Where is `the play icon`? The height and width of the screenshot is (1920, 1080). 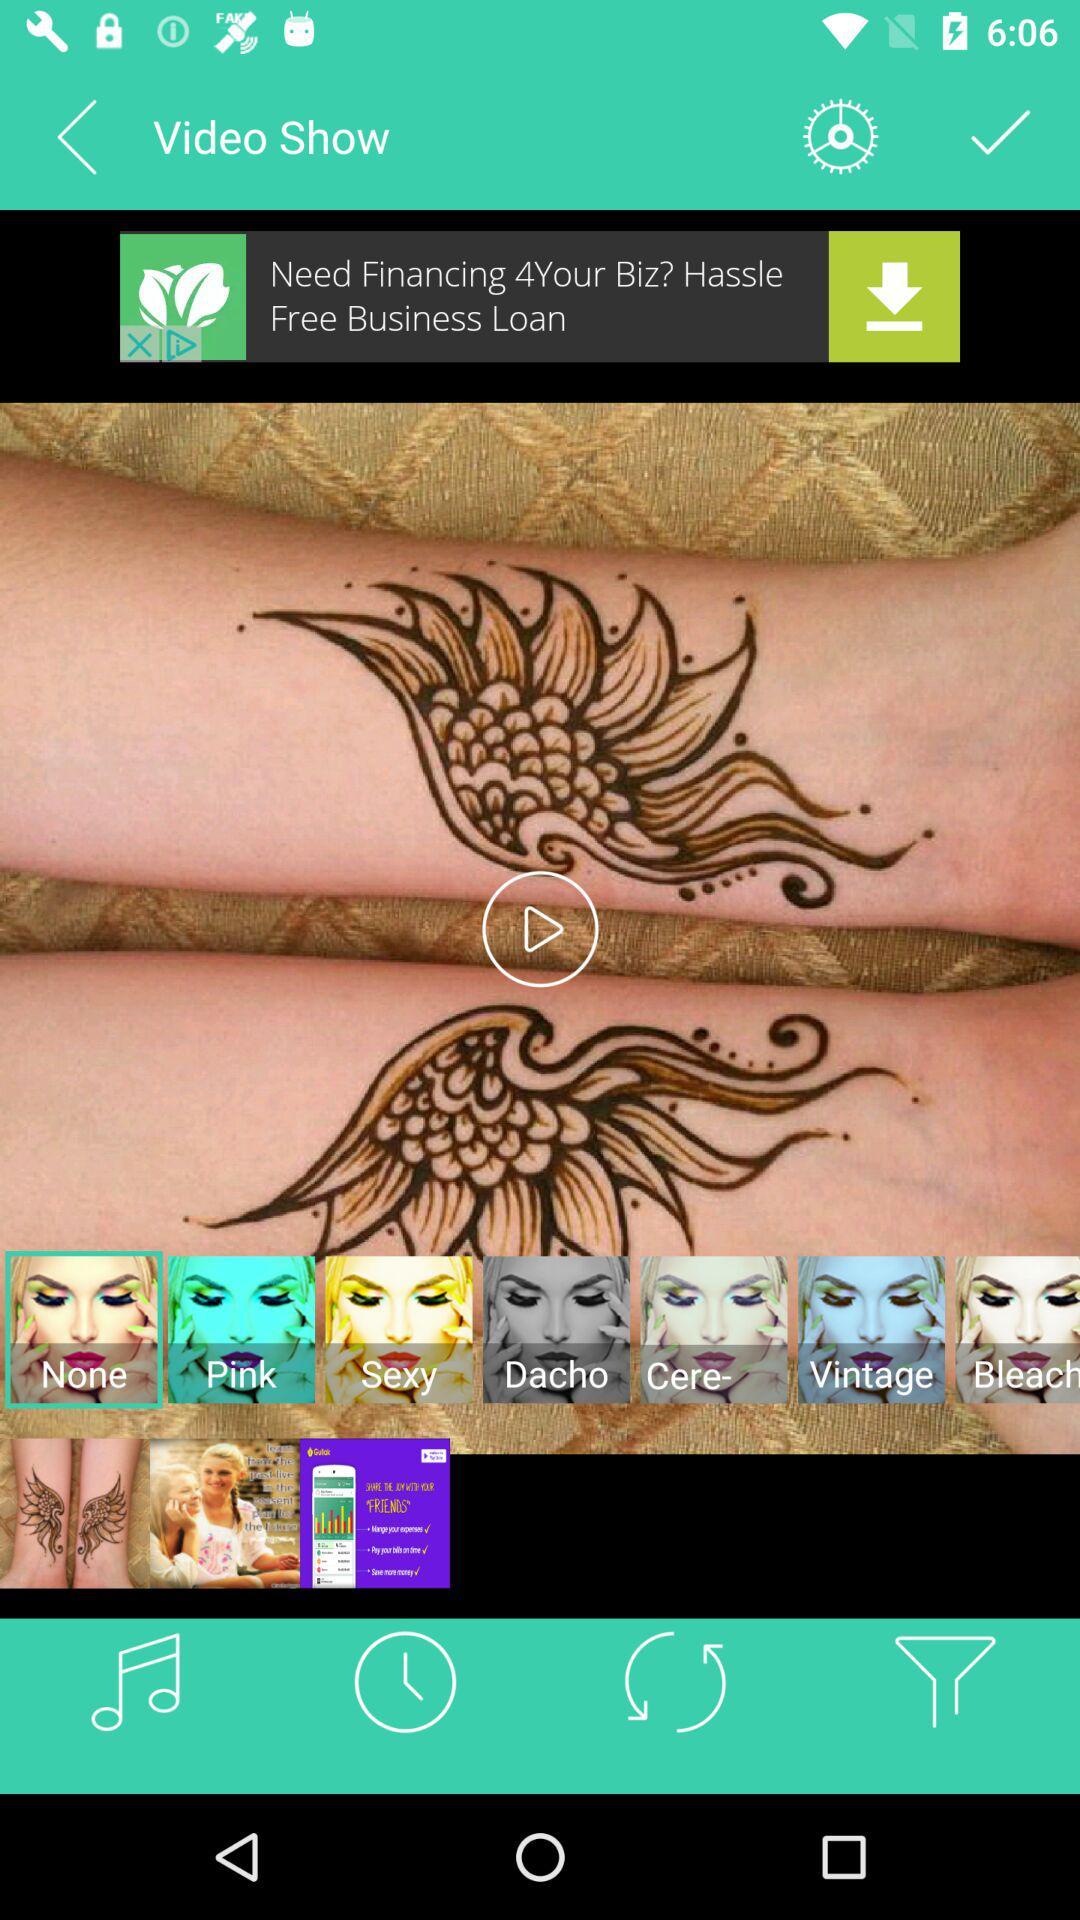
the play icon is located at coordinates (540, 927).